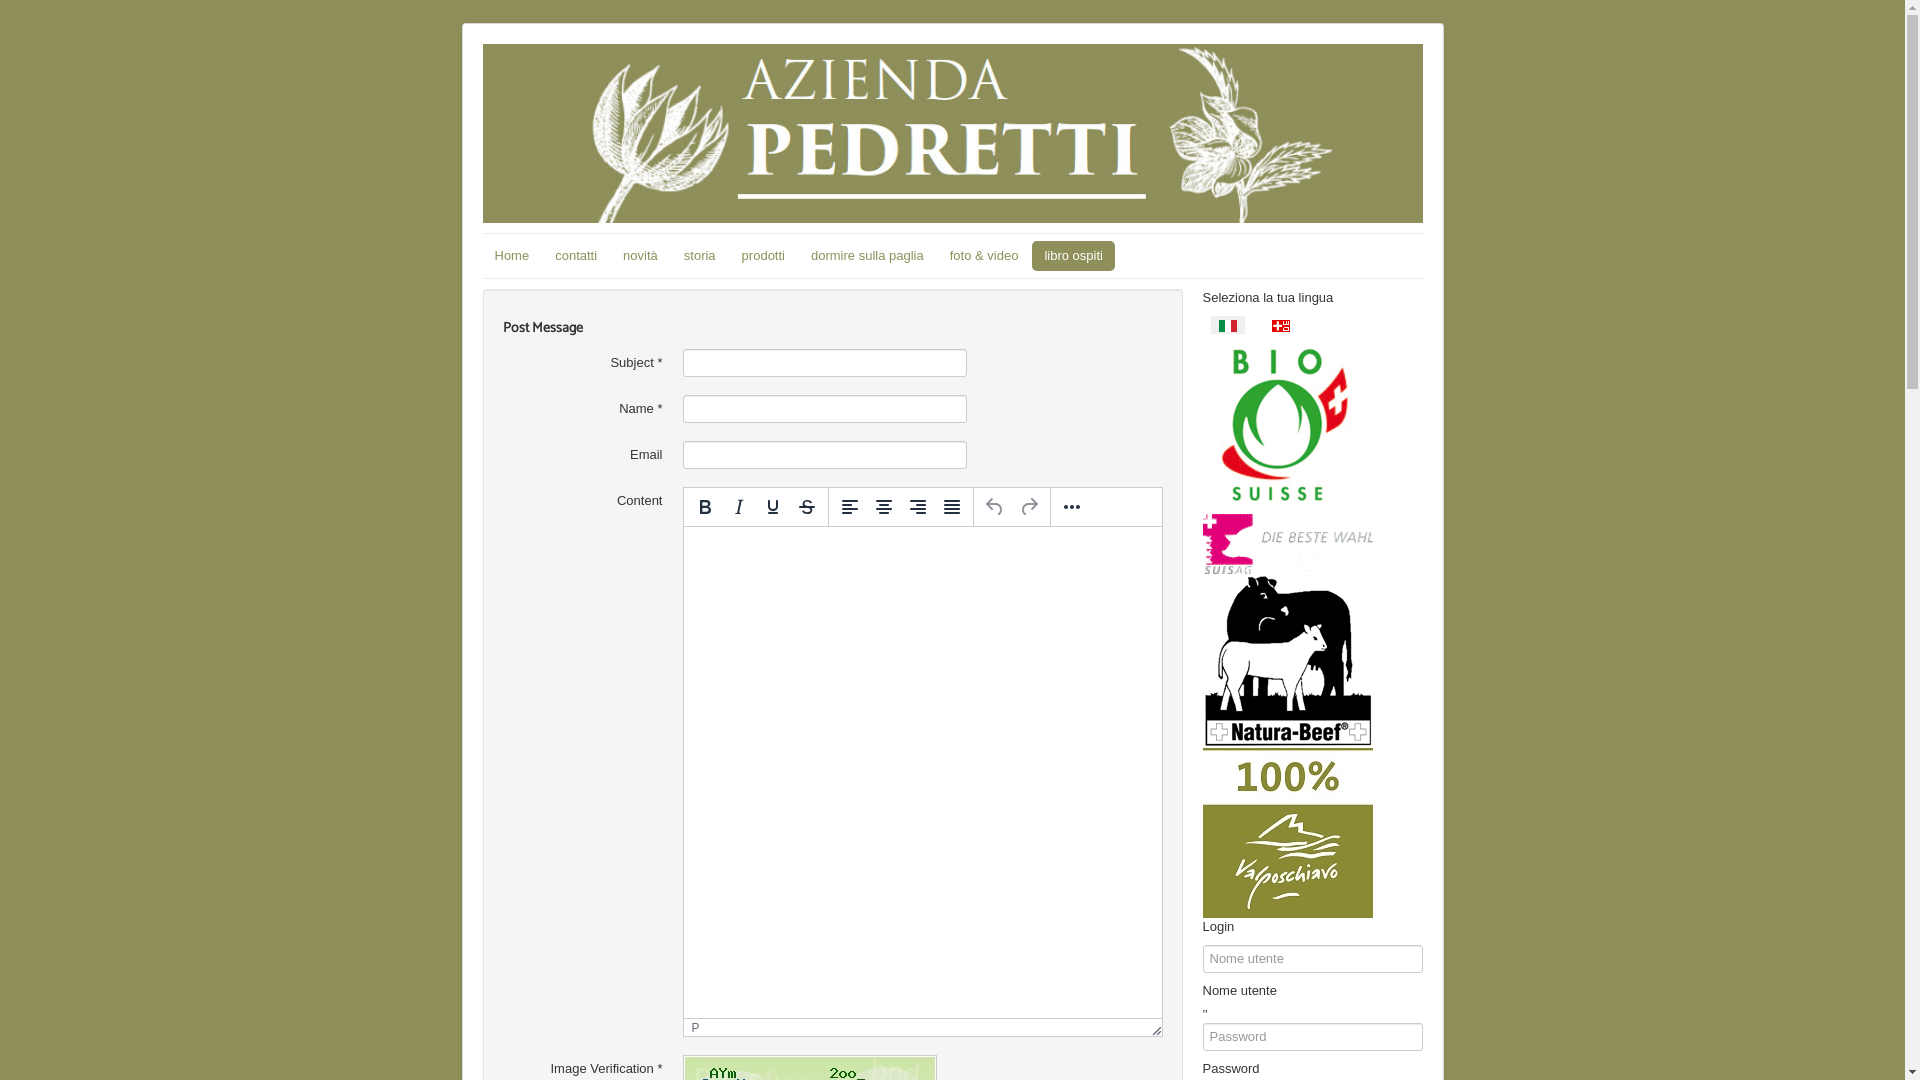 The height and width of the screenshot is (1080, 1920). What do you see at coordinates (1286, 543) in the screenshot?
I see `'suisag'` at bounding box center [1286, 543].